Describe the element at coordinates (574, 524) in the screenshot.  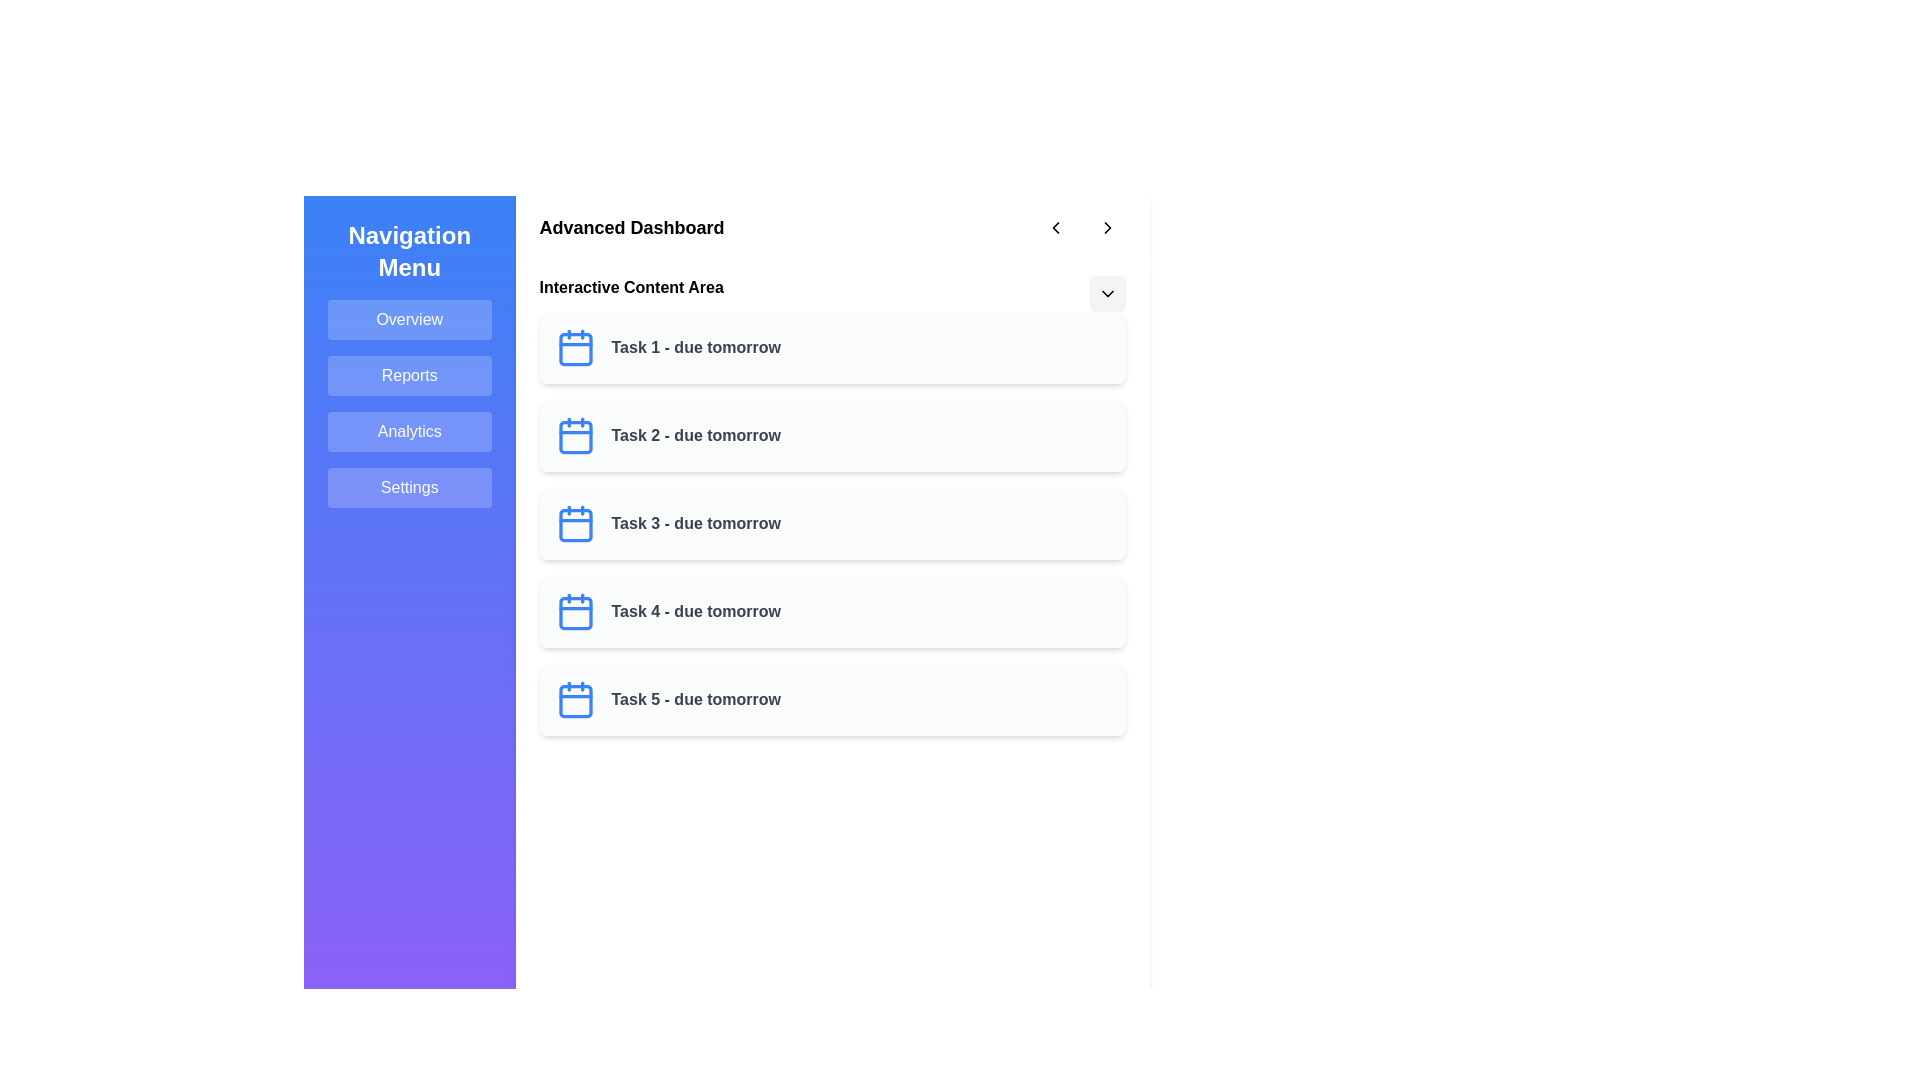
I see `the decorative shape that forms the main body of the calendar icon associated with Task 3 in the Interactive Content Area` at that location.